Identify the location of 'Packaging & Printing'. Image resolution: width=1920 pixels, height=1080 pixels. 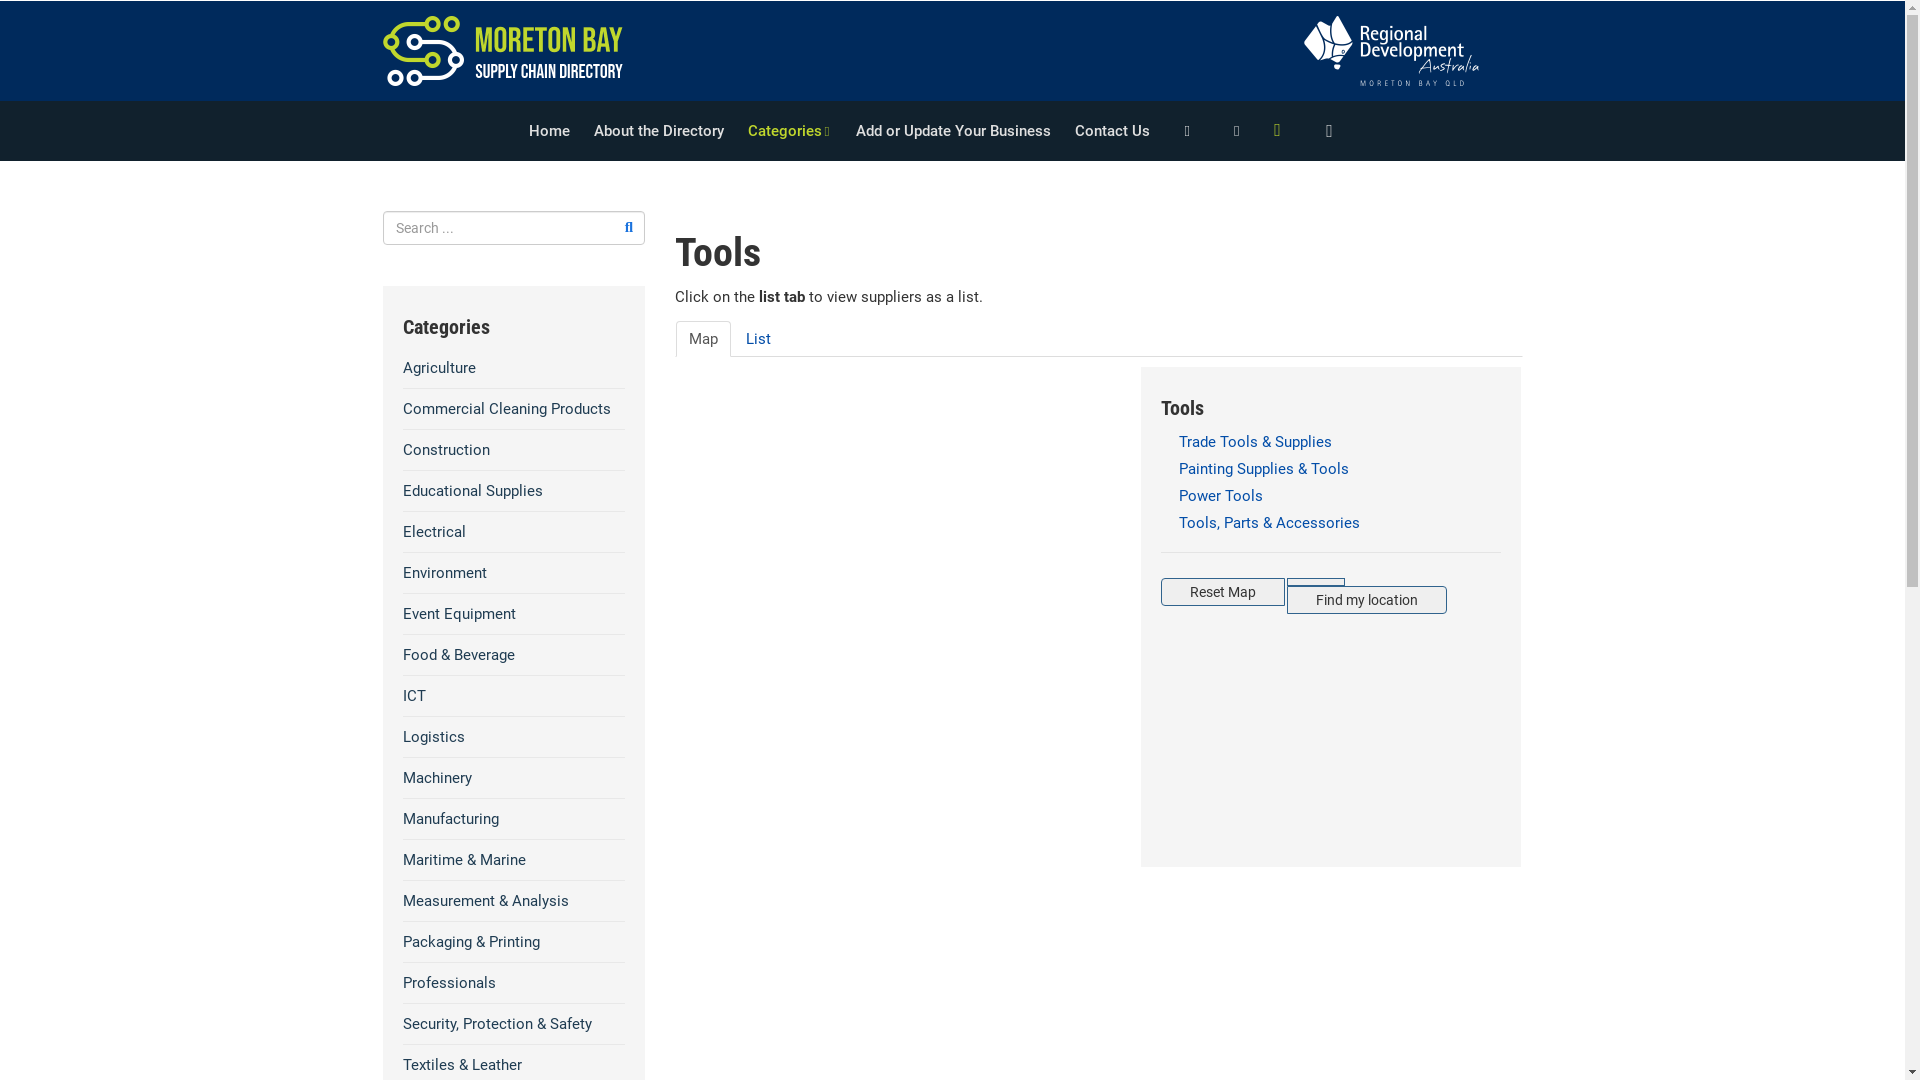
(513, 941).